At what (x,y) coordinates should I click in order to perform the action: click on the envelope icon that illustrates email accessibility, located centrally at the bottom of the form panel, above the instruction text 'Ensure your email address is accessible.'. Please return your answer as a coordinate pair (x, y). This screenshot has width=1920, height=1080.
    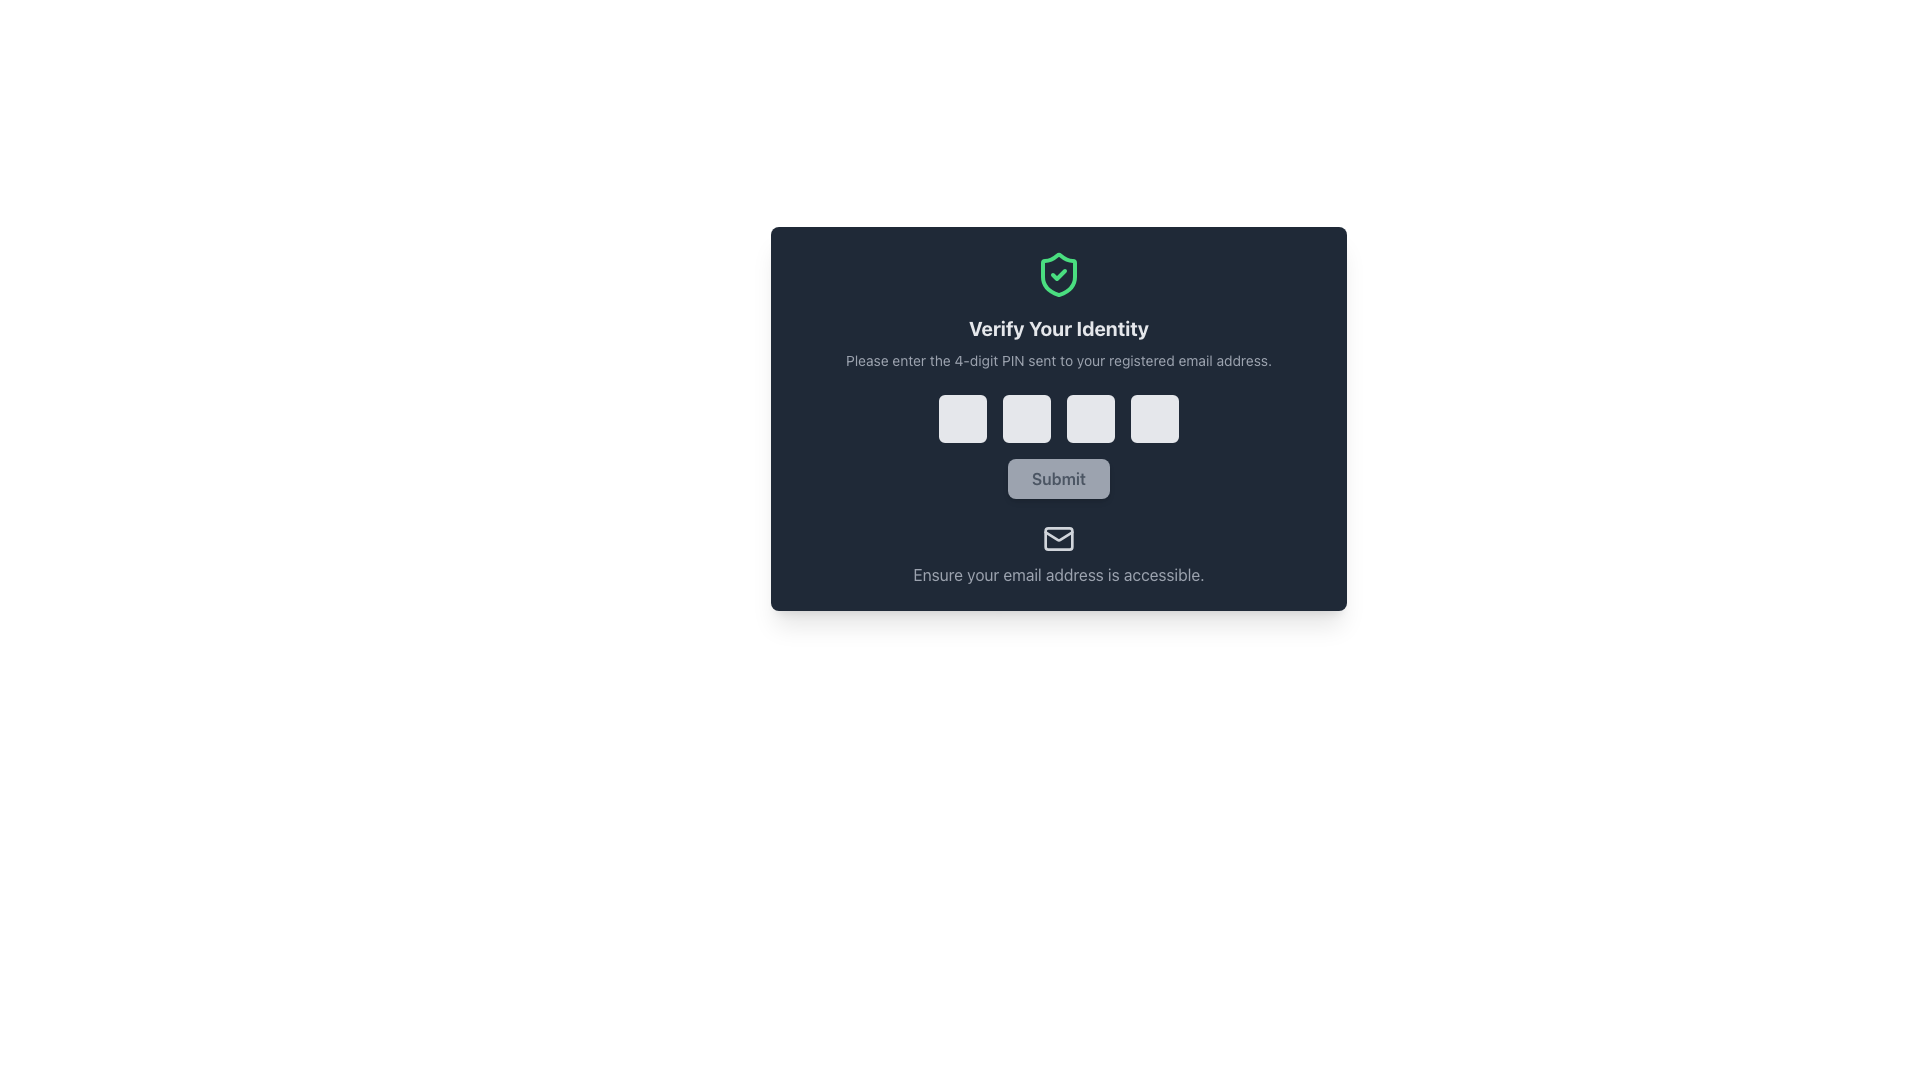
    Looking at the image, I should click on (1058, 538).